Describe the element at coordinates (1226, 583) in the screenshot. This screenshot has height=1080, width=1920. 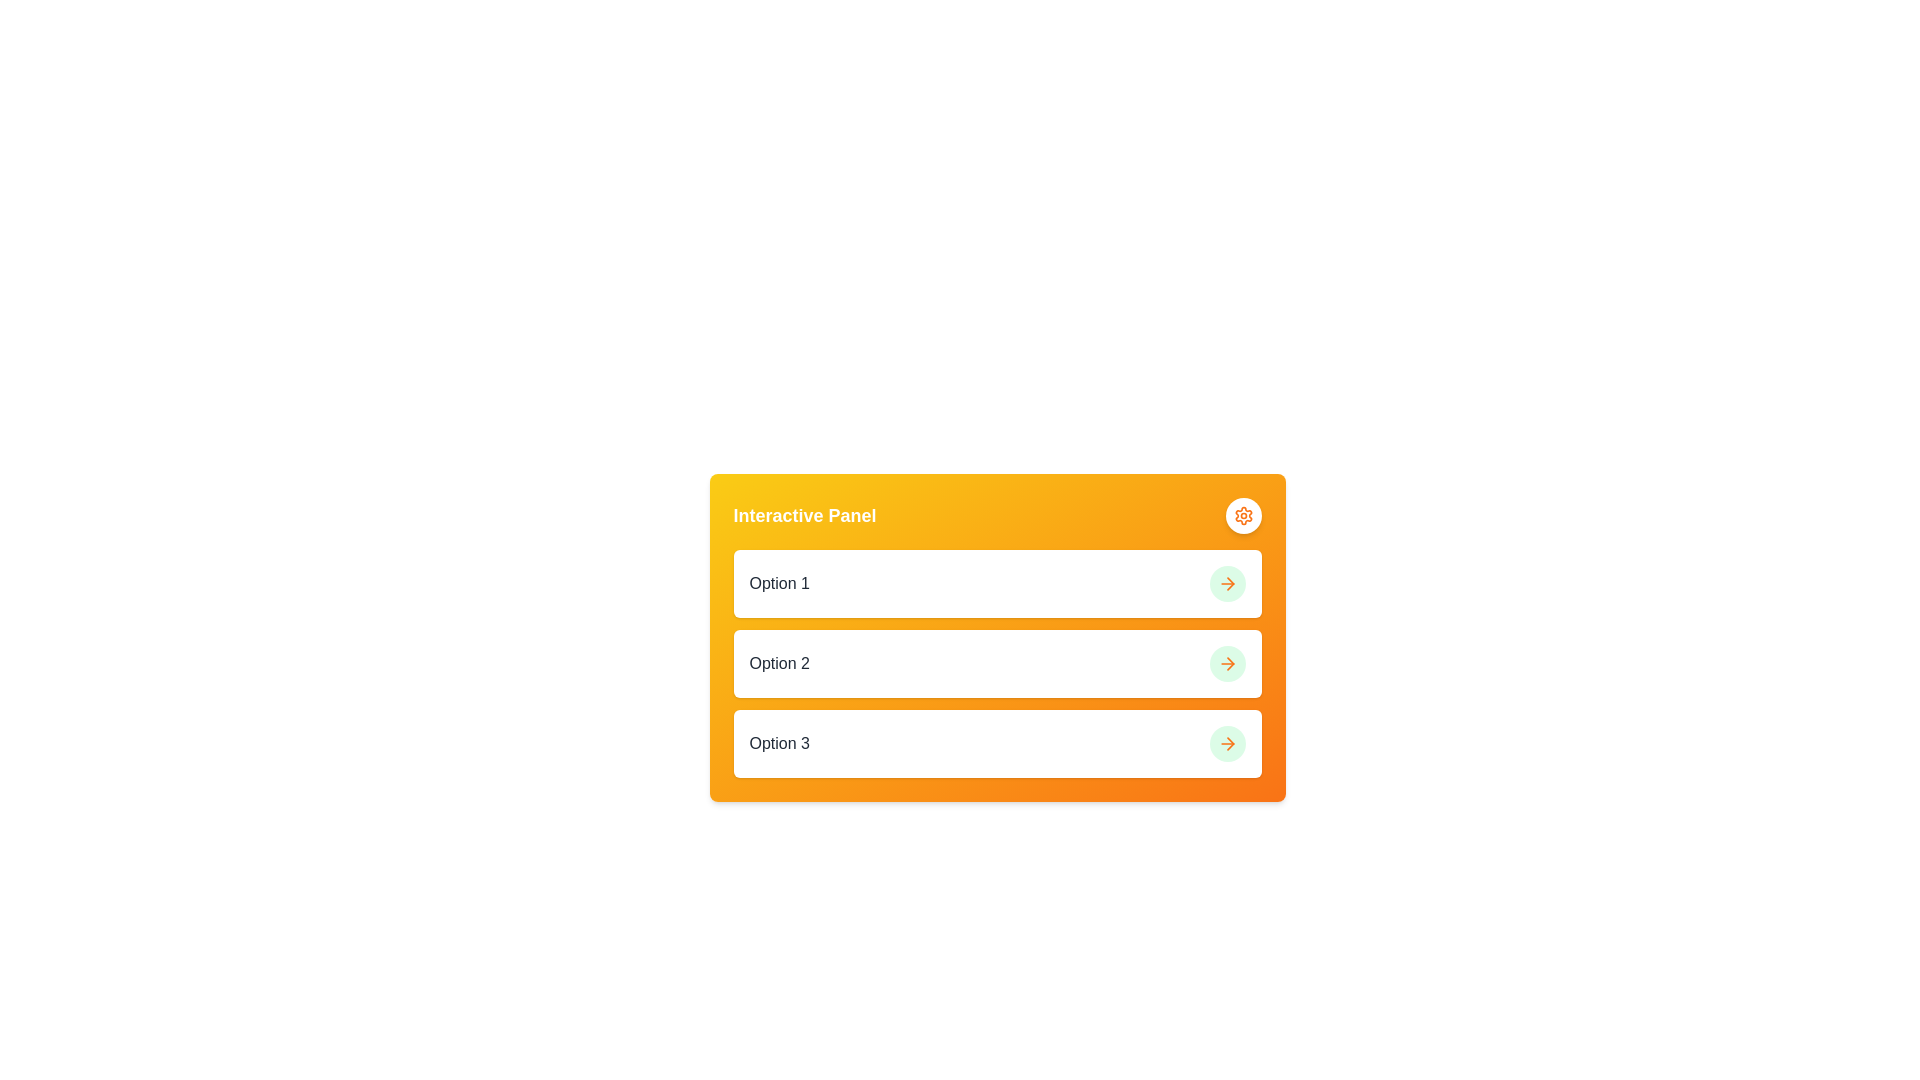
I see `the button at the right end of the 'Option 1' row` at that location.